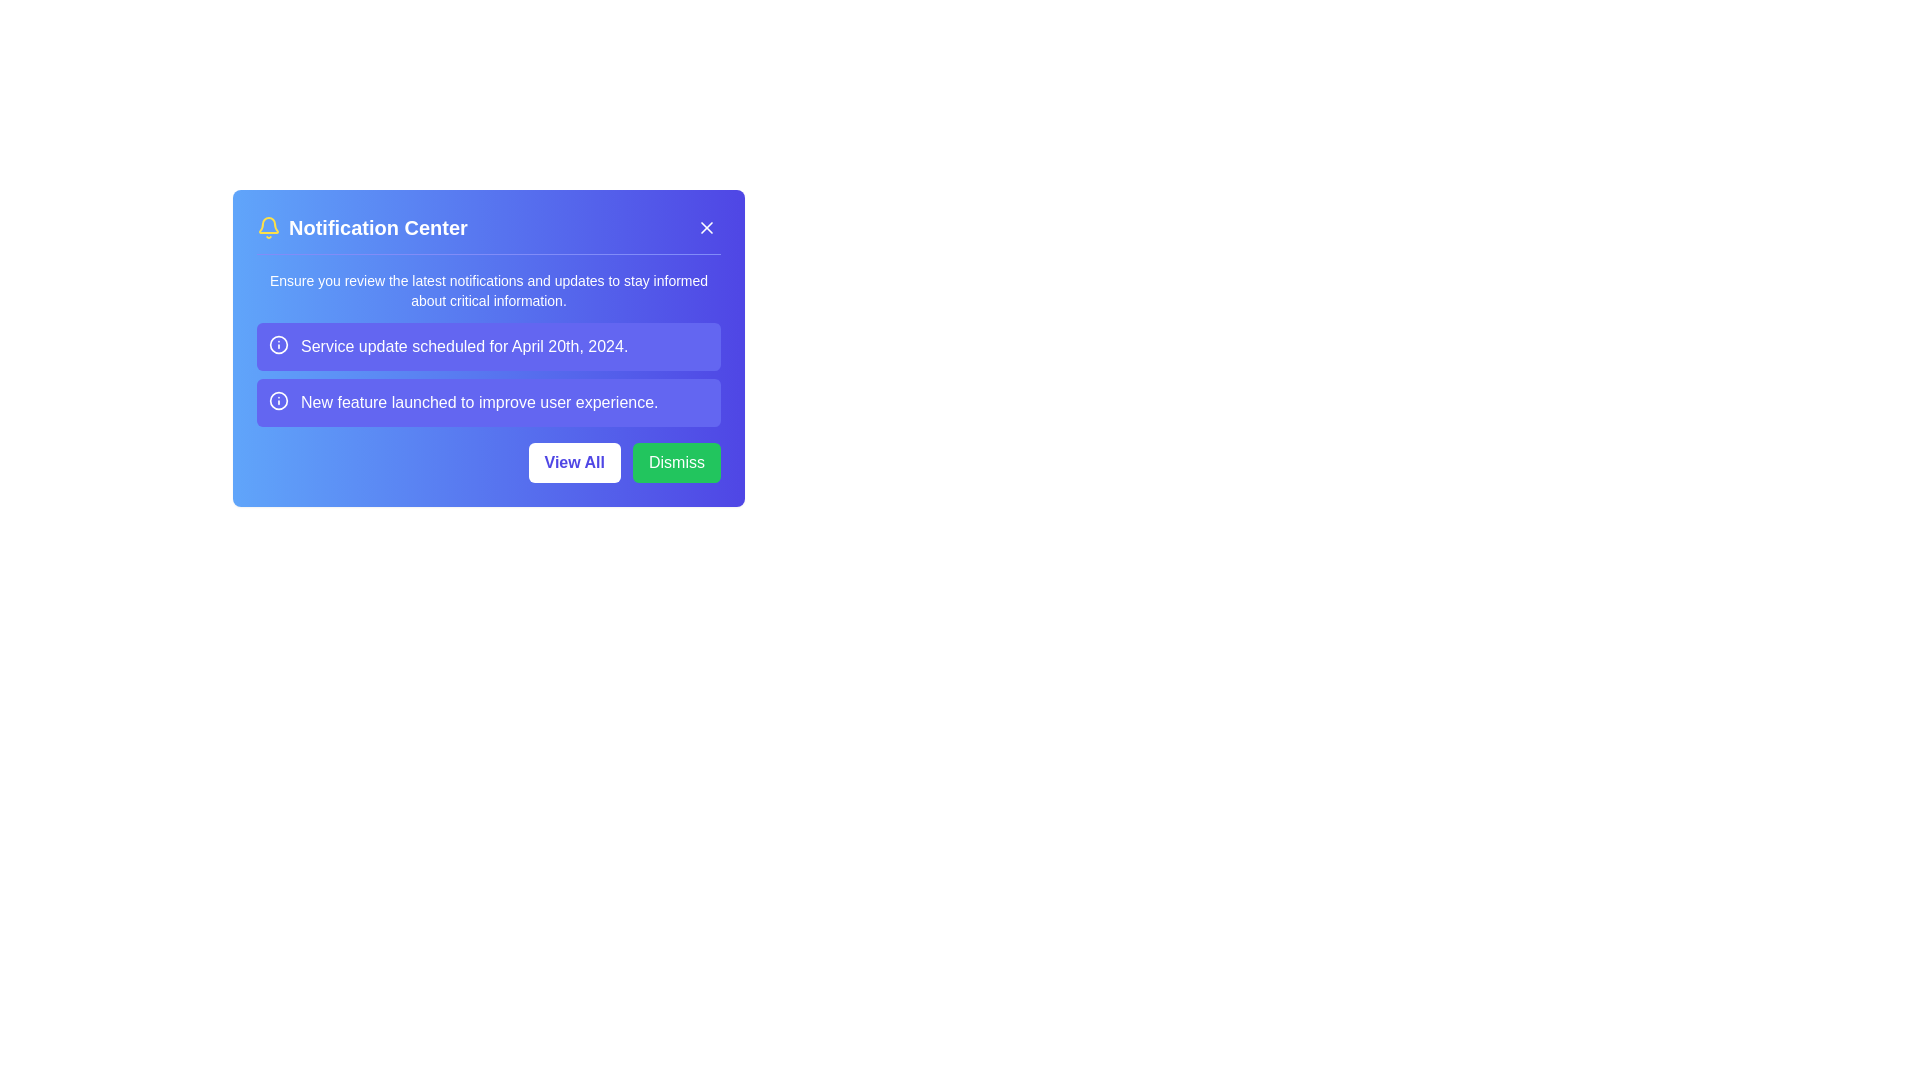  I want to click on the second notification in the Notification Center panel that communicates a new feature or update to the user, so click(489, 402).